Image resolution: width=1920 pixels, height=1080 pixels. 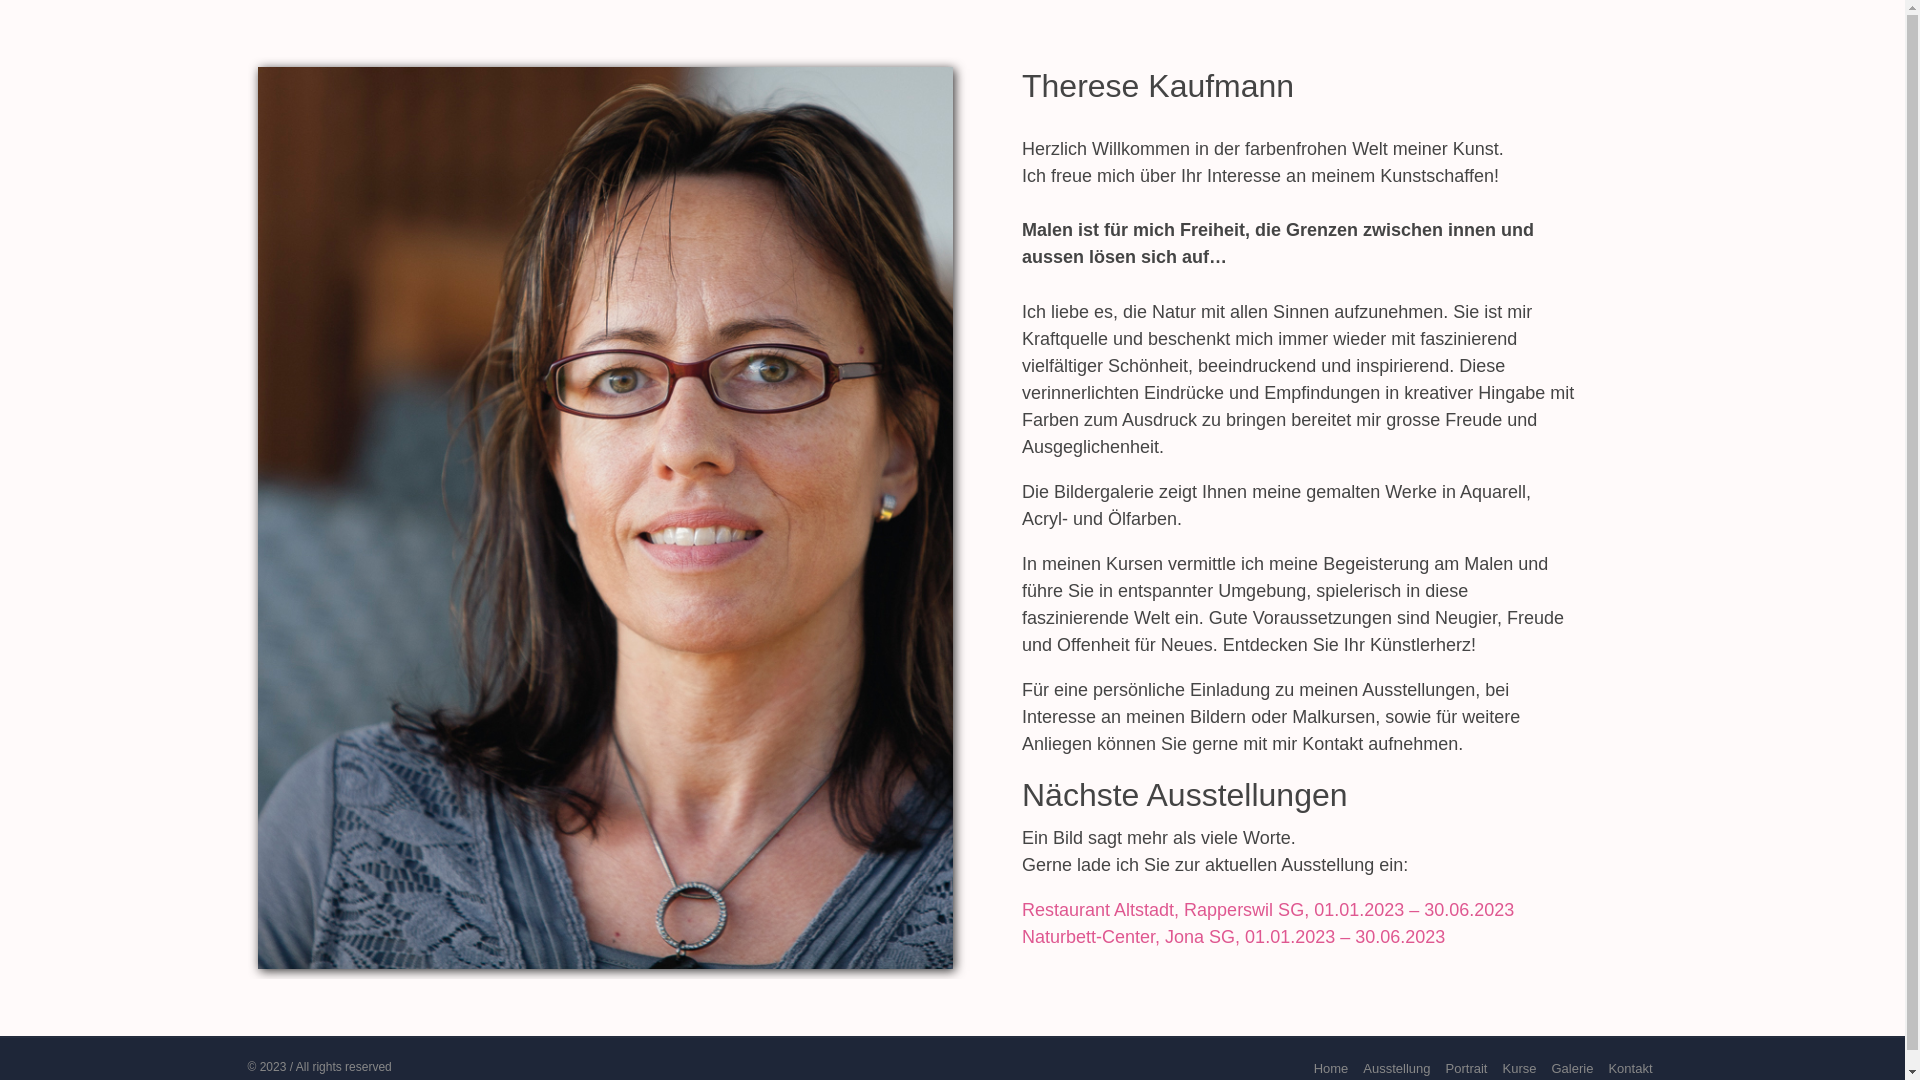 What do you see at coordinates (1362, 1067) in the screenshot?
I see `'Ausstellung'` at bounding box center [1362, 1067].